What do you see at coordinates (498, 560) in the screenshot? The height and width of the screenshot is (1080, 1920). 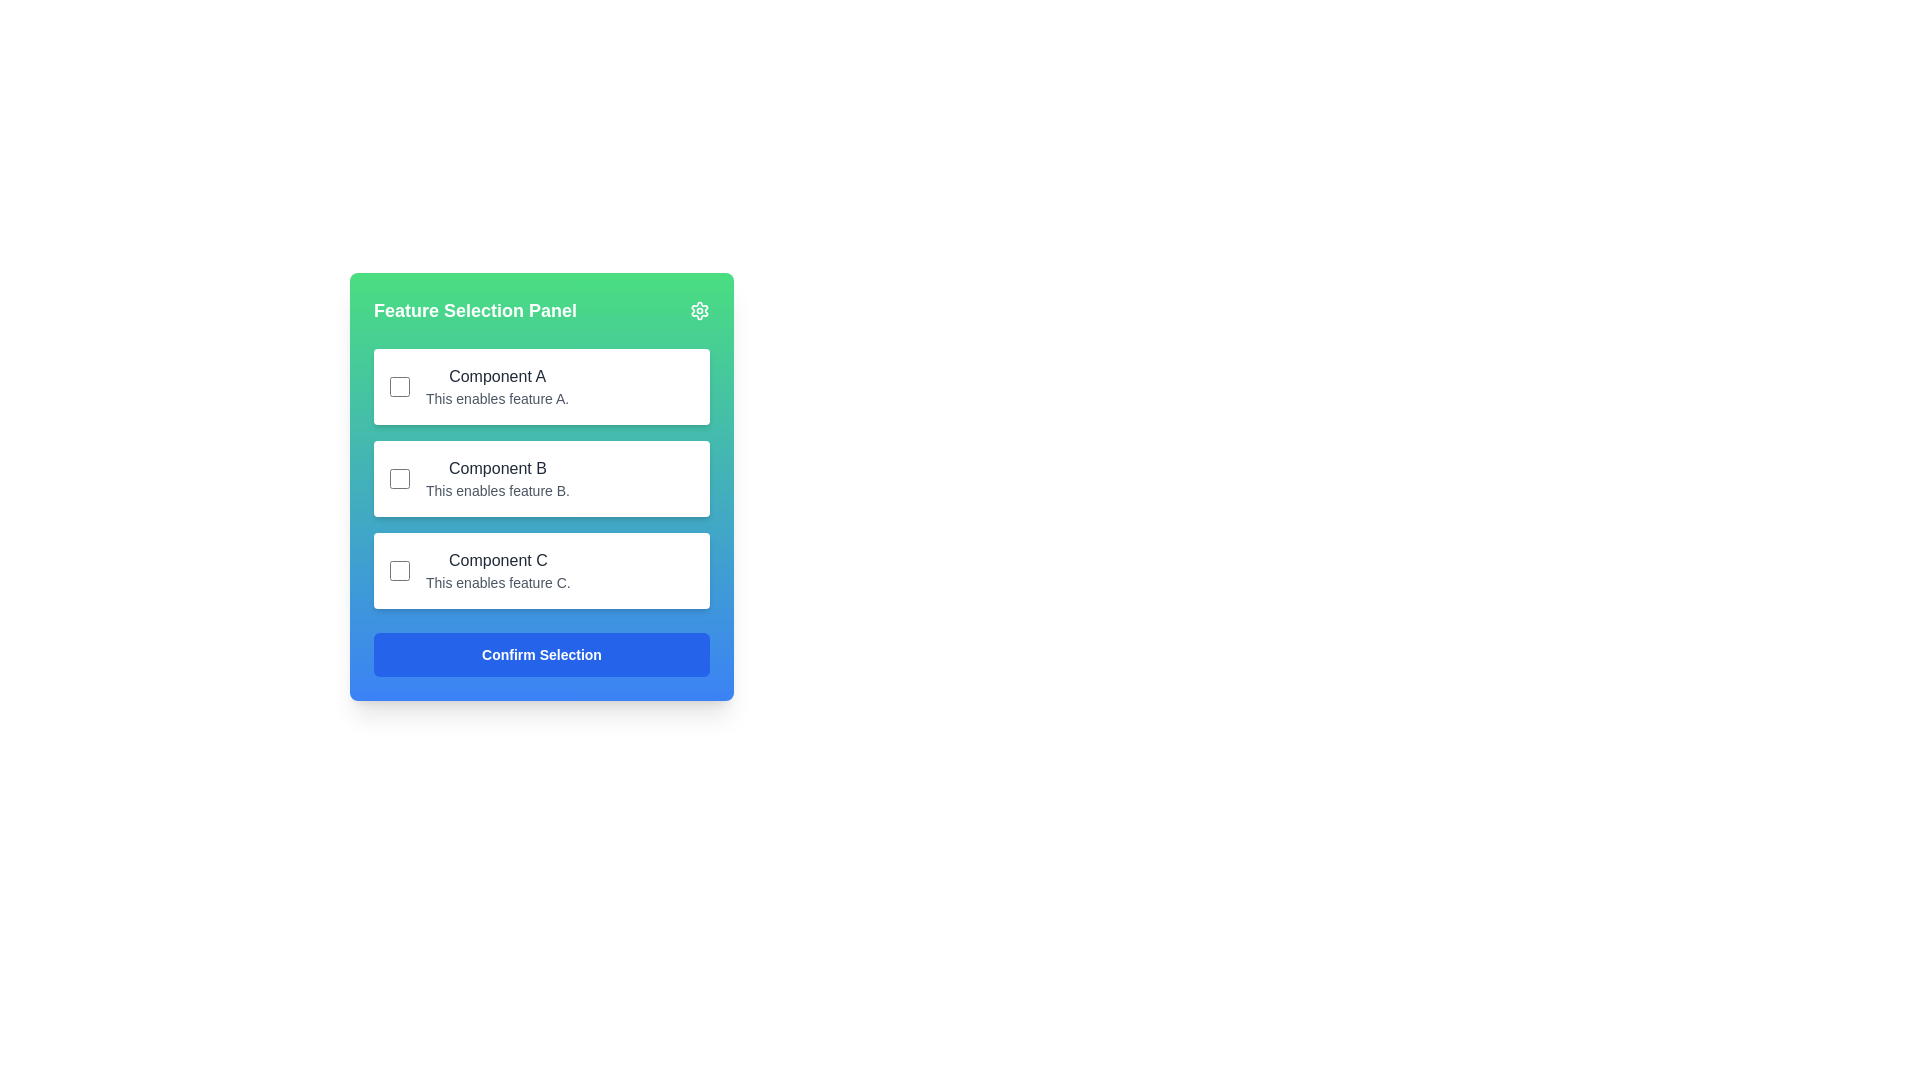 I see `the text label displaying 'Component C' in dark gray color, which is the third selection card in the vertical stack` at bounding box center [498, 560].